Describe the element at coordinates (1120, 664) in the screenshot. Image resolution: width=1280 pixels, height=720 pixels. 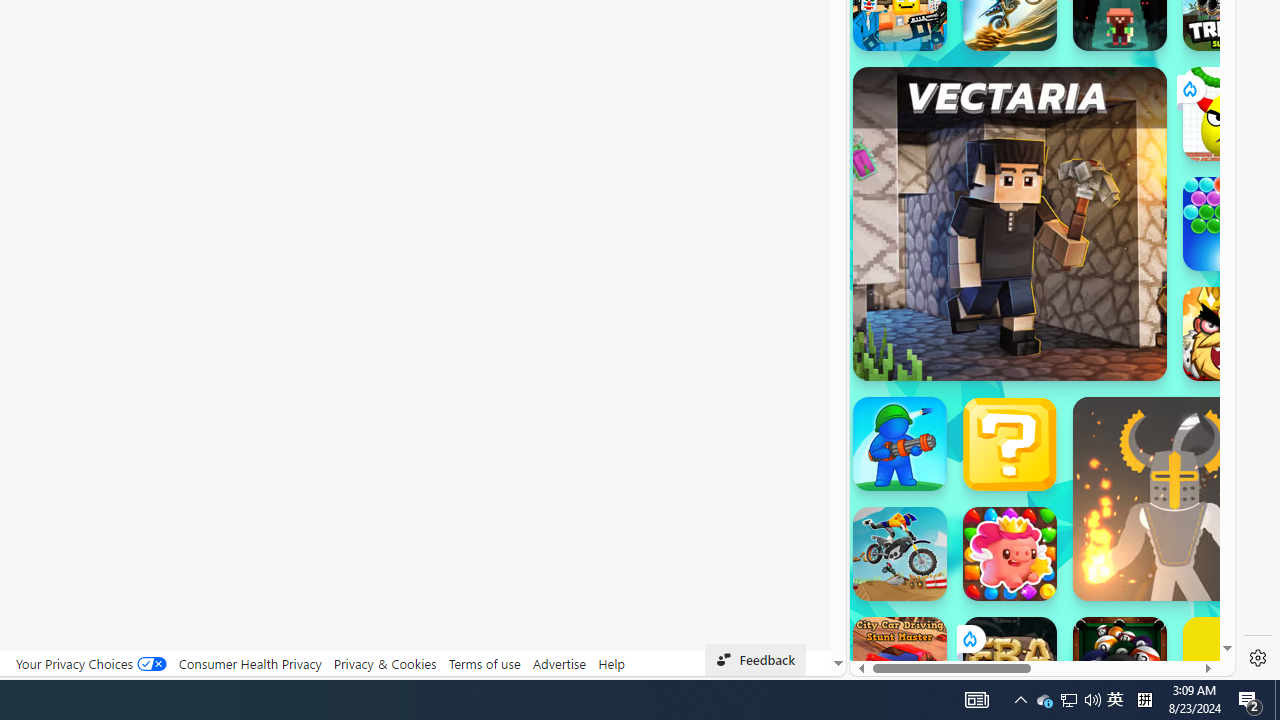
I see `'8 Ball Pool With Buddies 8 Ball Pool With Buddies'` at that location.